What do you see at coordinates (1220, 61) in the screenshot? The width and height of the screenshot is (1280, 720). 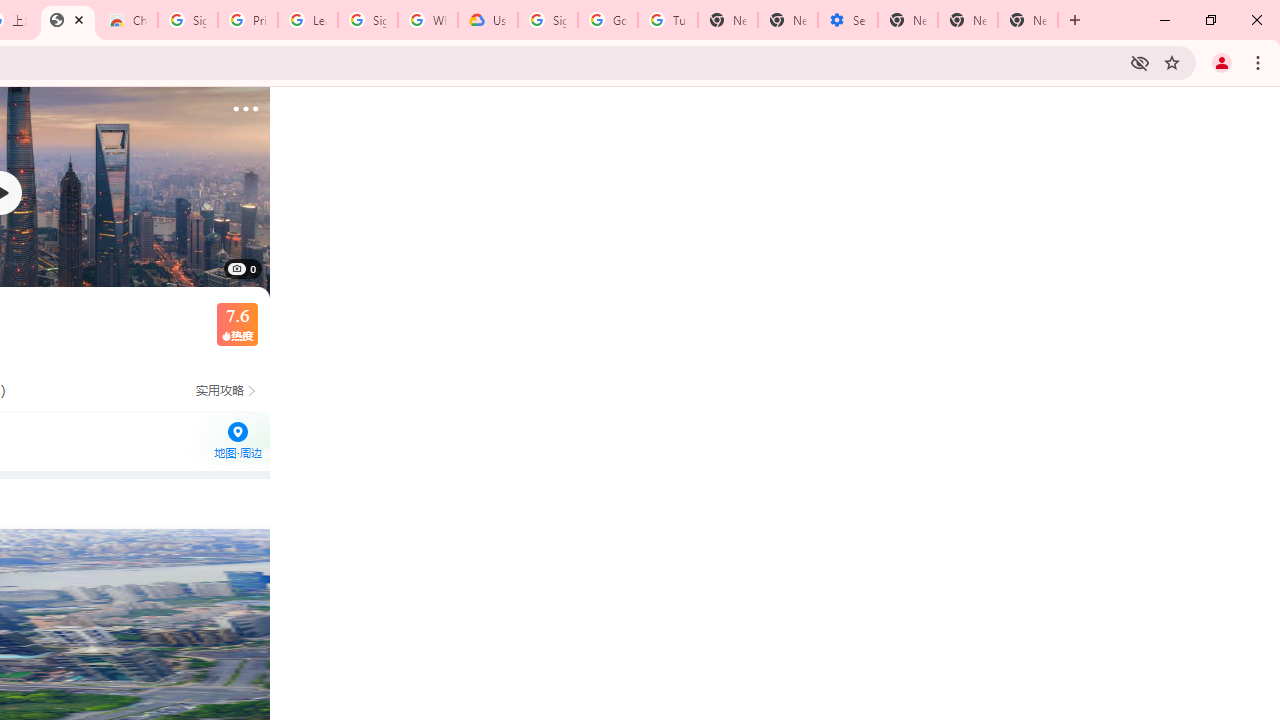 I see `'You'` at bounding box center [1220, 61].